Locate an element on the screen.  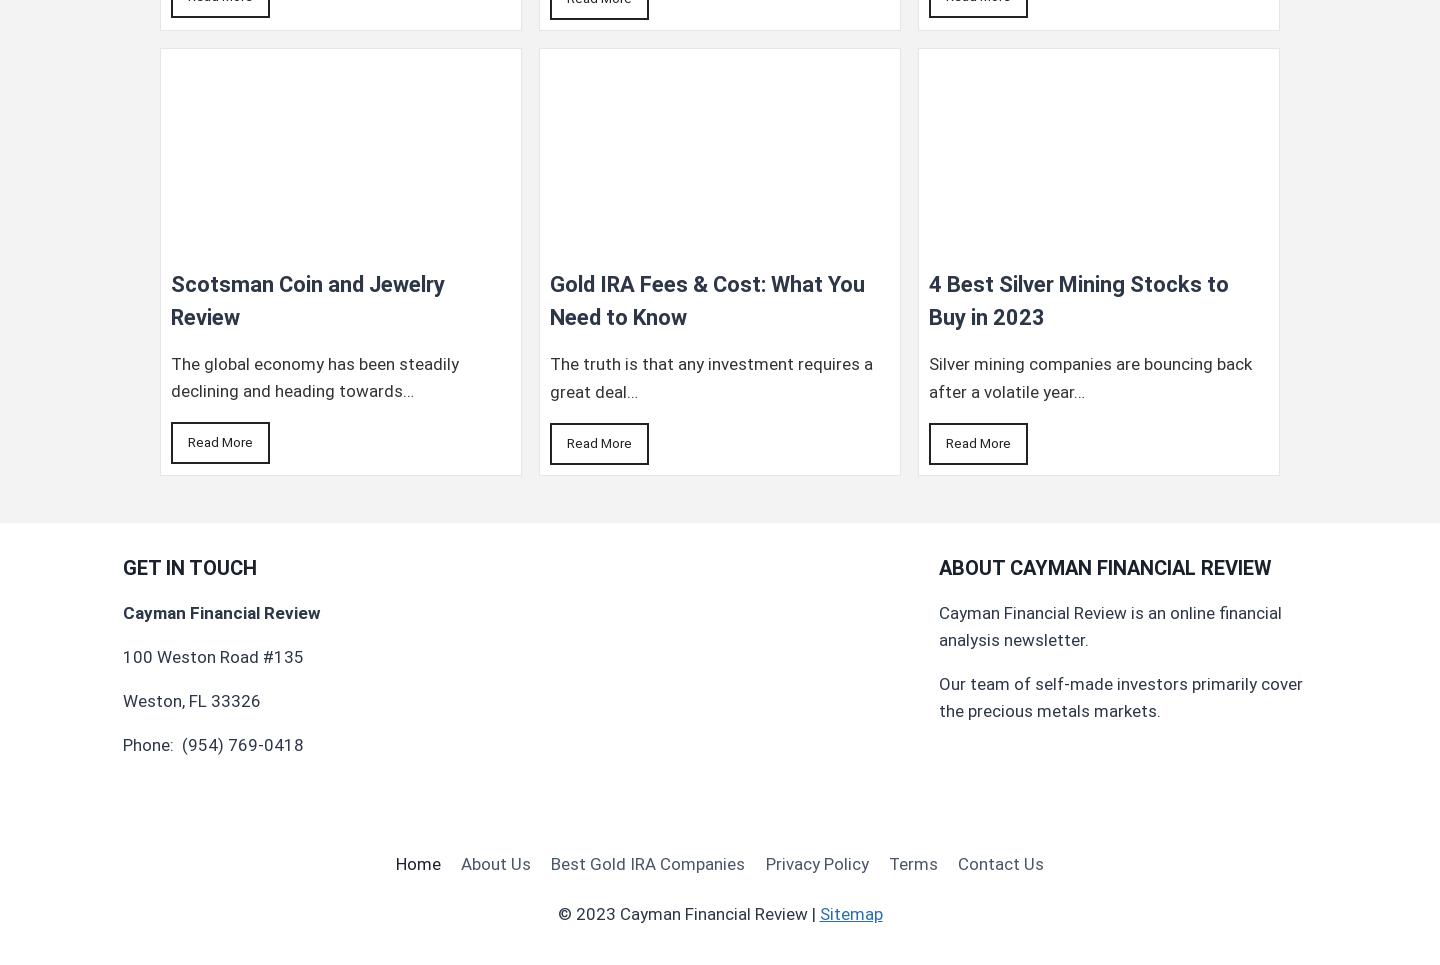
'About Us' is located at coordinates (494, 863).